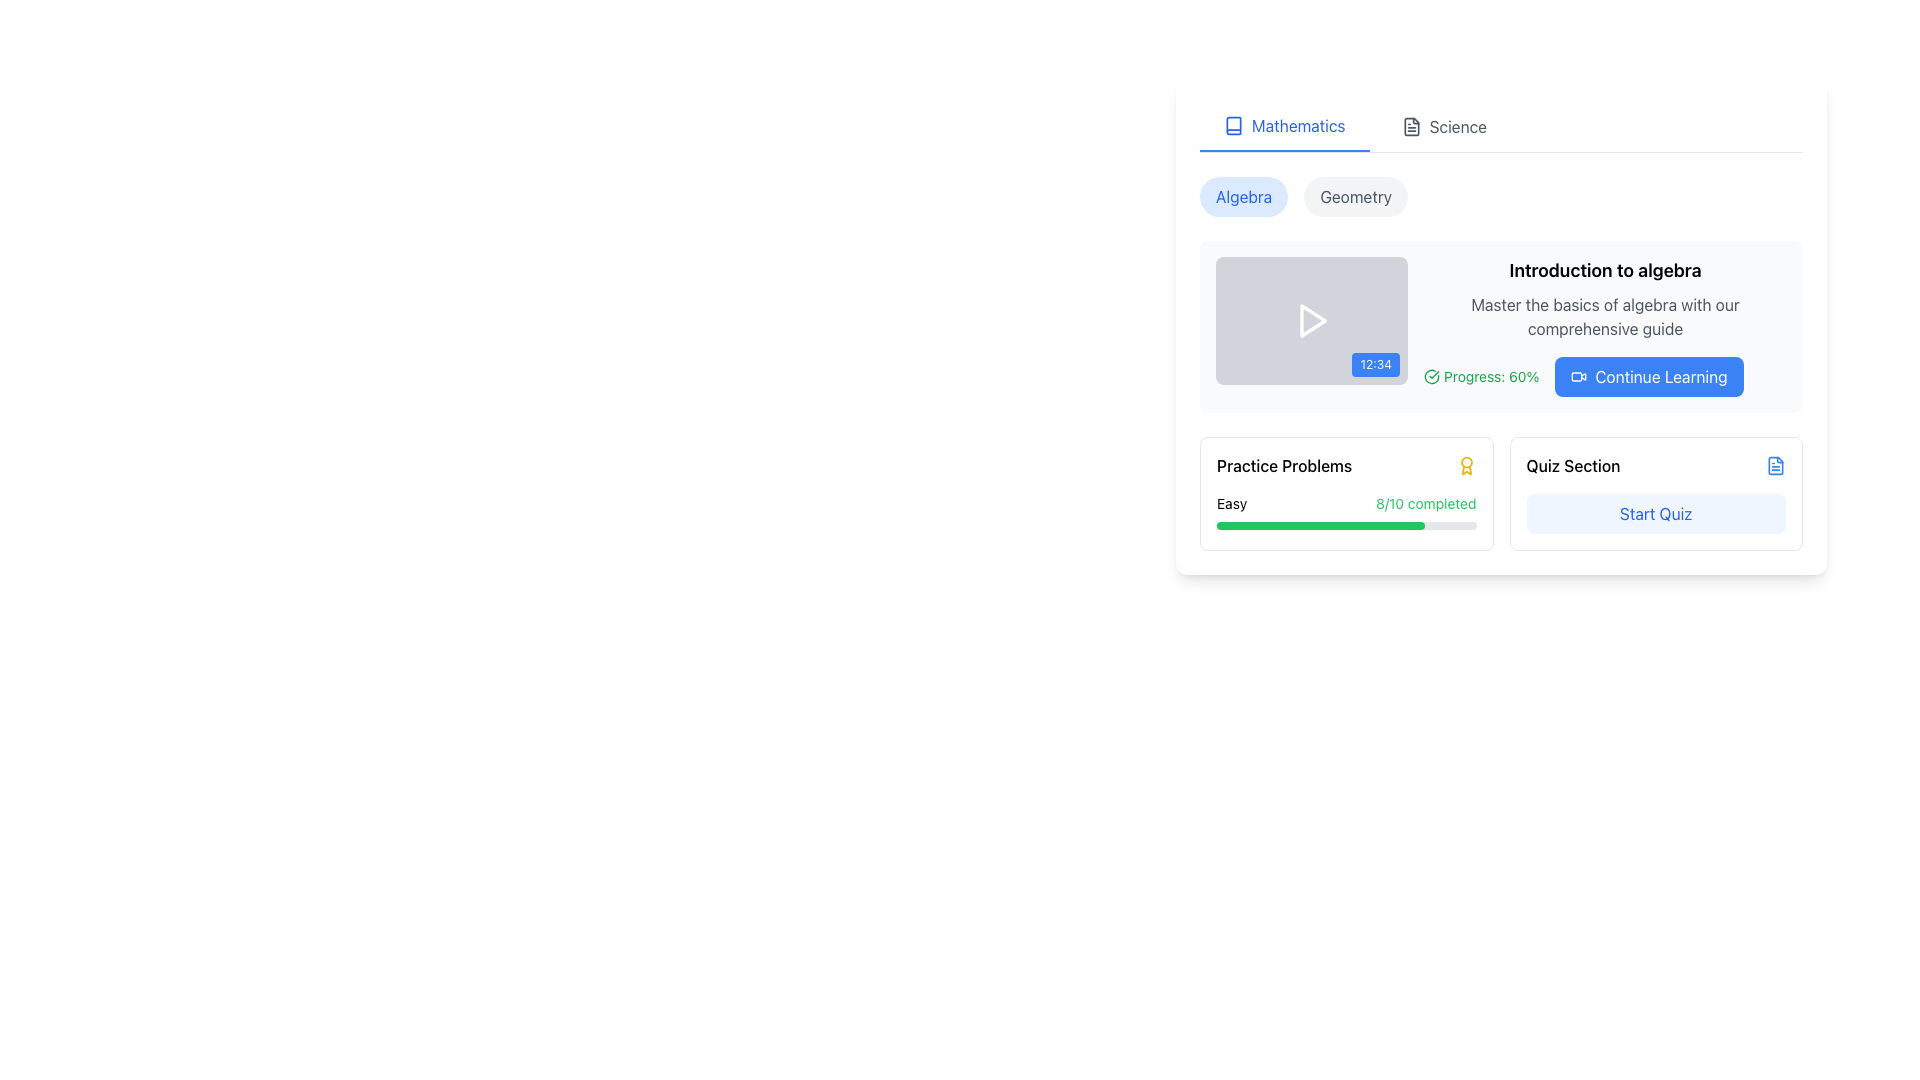 Image resolution: width=1920 pixels, height=1080 pixels. What do you see at coordinates (1311, 319) in the screenshot?
I see `the play button located on the gray rectangular card in the main content area` at bounding box center [1311, 319].